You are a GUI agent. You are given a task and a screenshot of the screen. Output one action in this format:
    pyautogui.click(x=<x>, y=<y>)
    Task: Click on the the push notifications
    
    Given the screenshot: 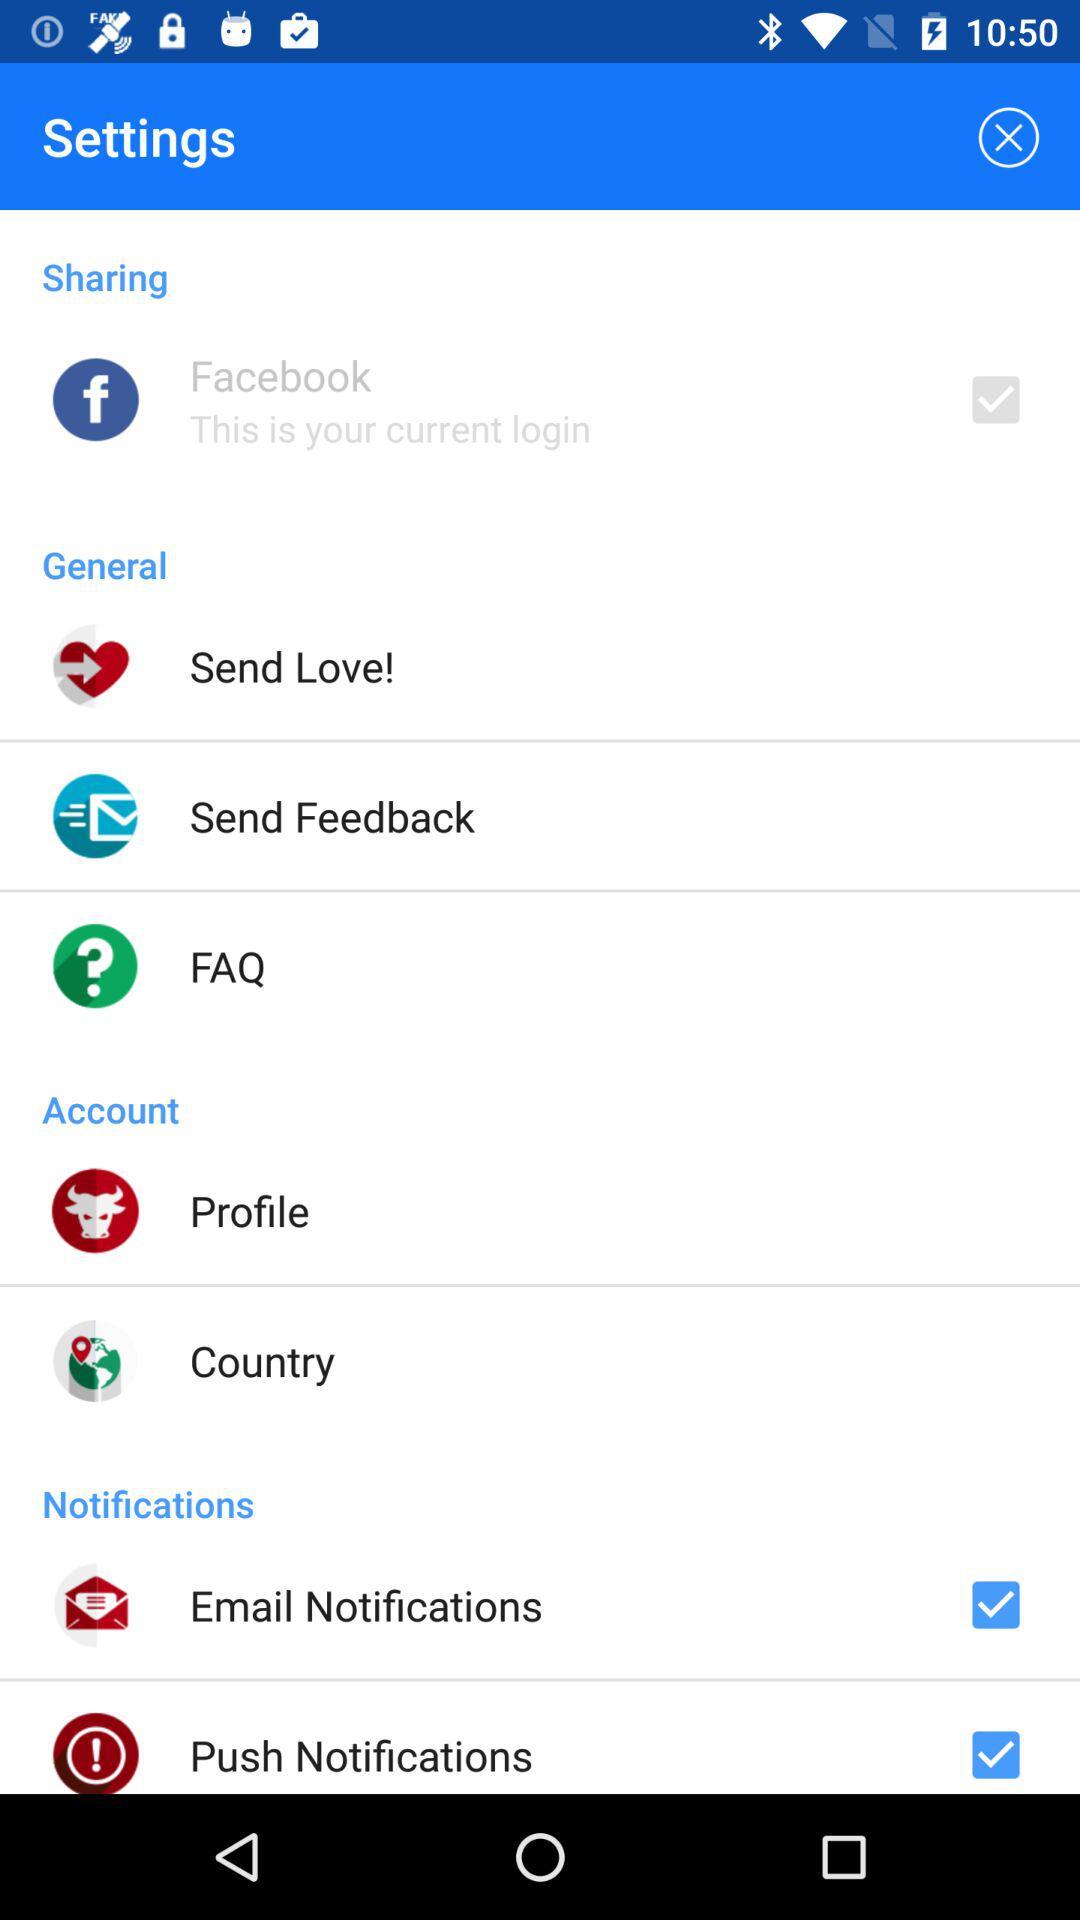 What is the action you would take?
    pyautogui.click(x=361, y=1754)
    